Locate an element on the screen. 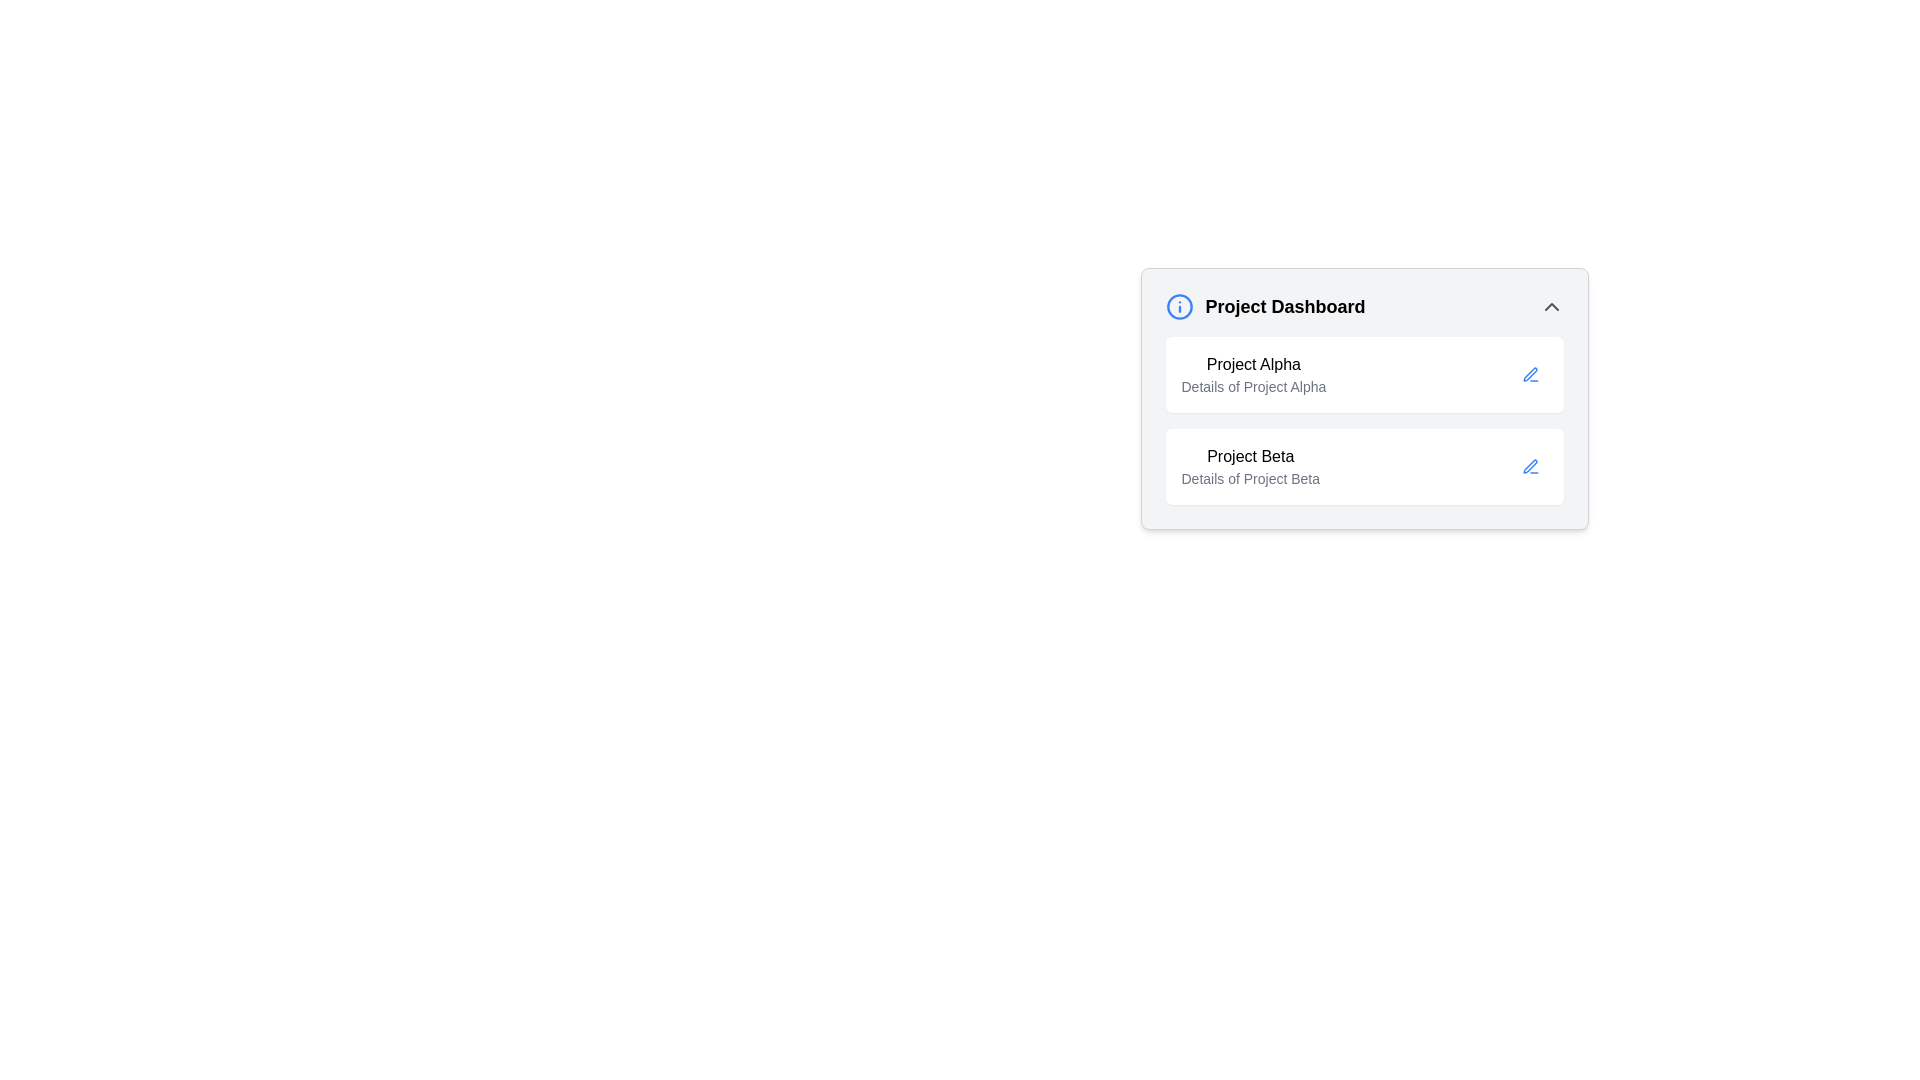  the second project card in the Project Dashboard is located at coordinates (1363, 466).